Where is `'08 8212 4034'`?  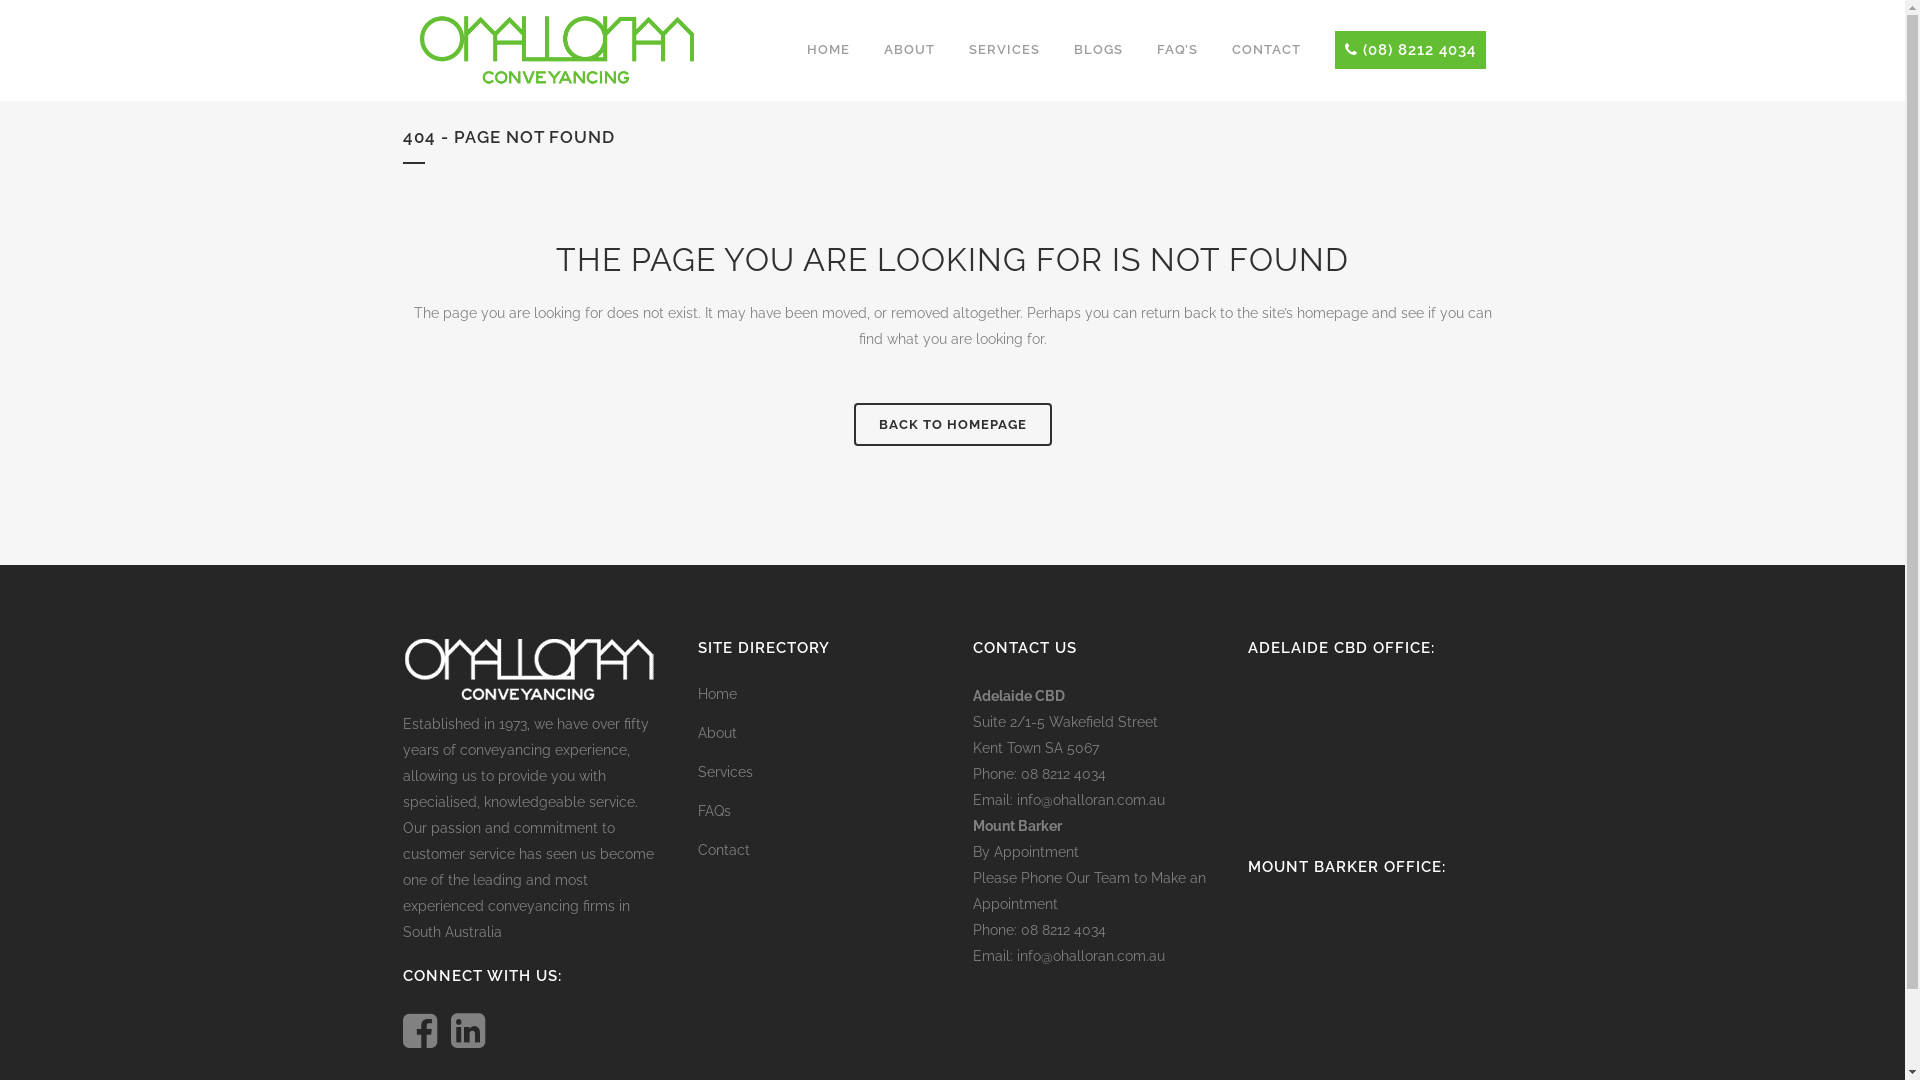
'08 8212 4034' is located at coordinates (1061, 929).